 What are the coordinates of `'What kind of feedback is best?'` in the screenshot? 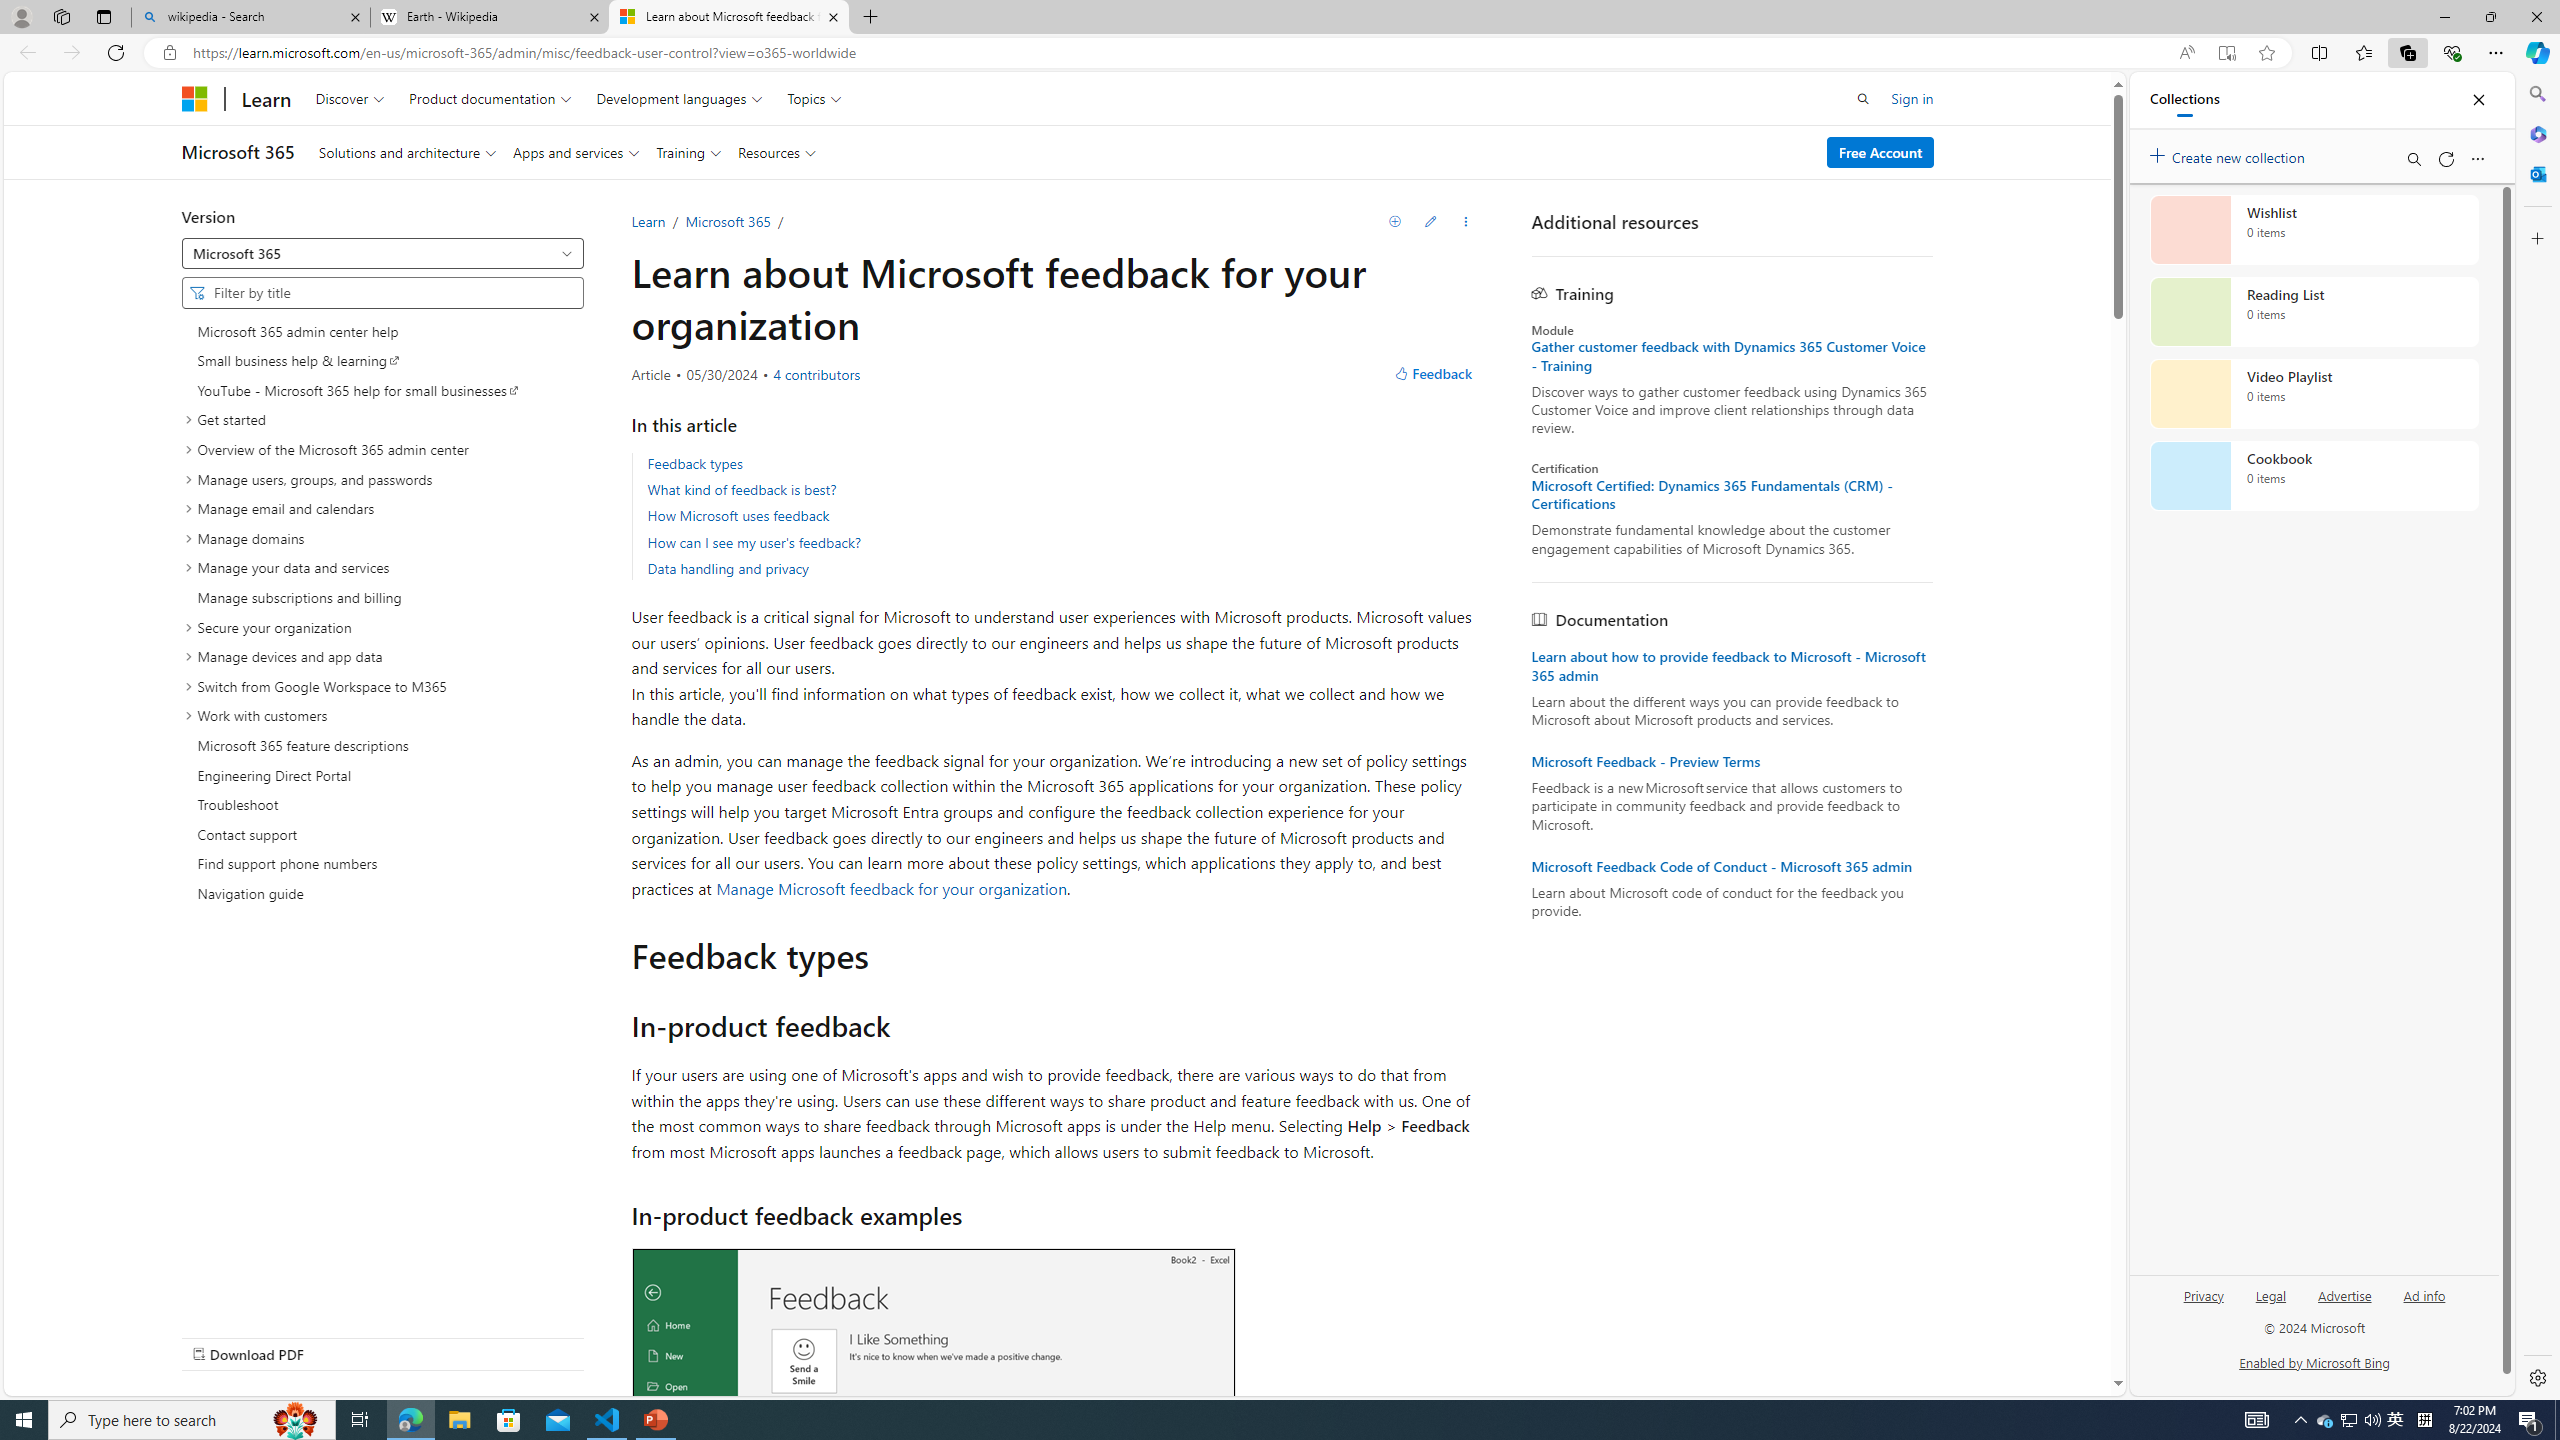 It's located at (741, 489).